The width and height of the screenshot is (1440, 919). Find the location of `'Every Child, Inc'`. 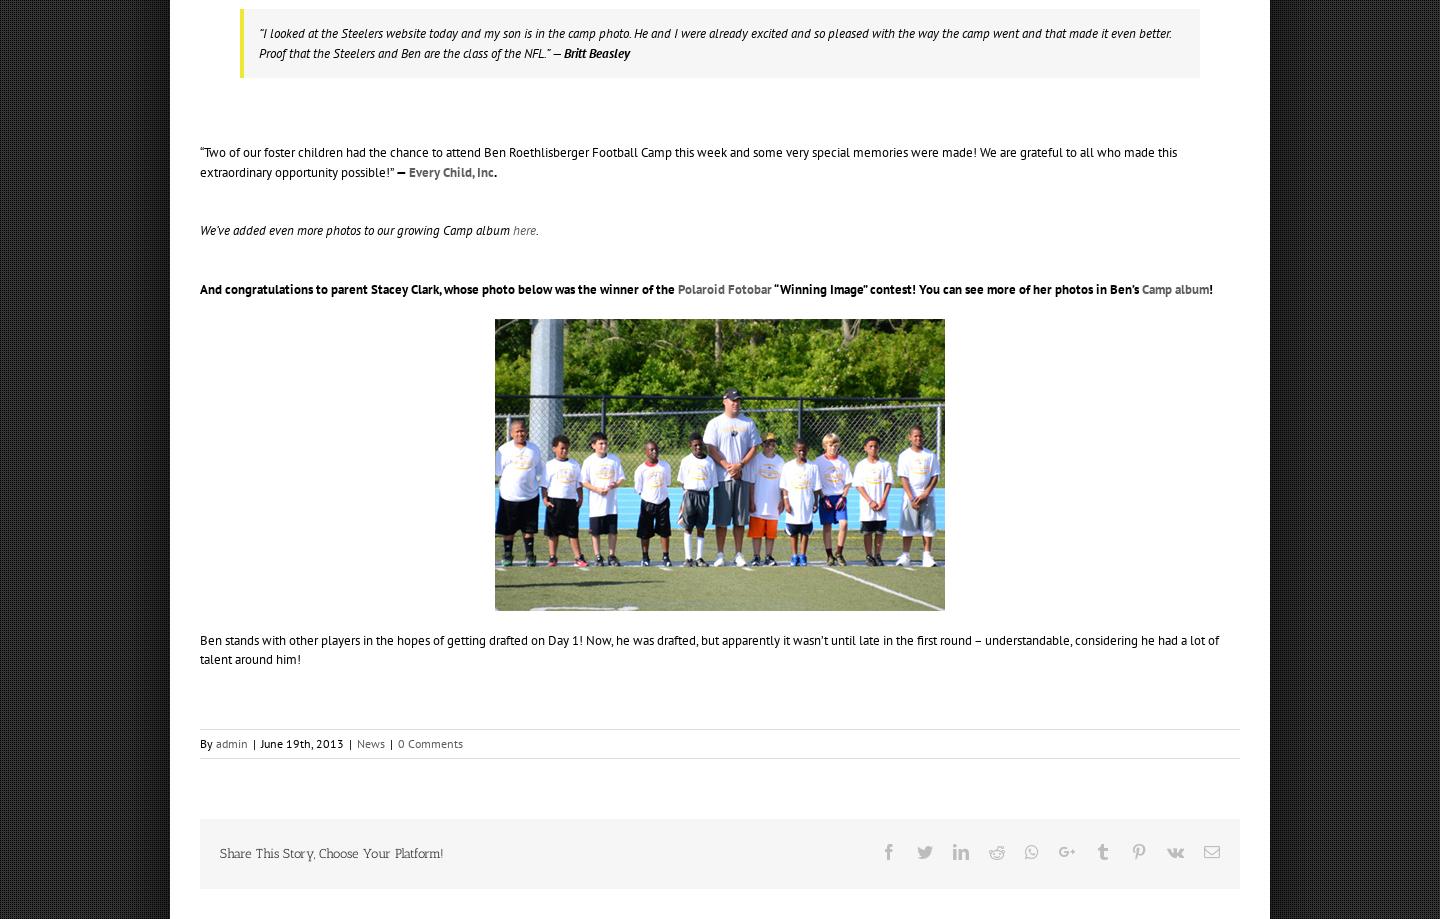

'Every Child, Inc' is located at coordinates (407, 170).